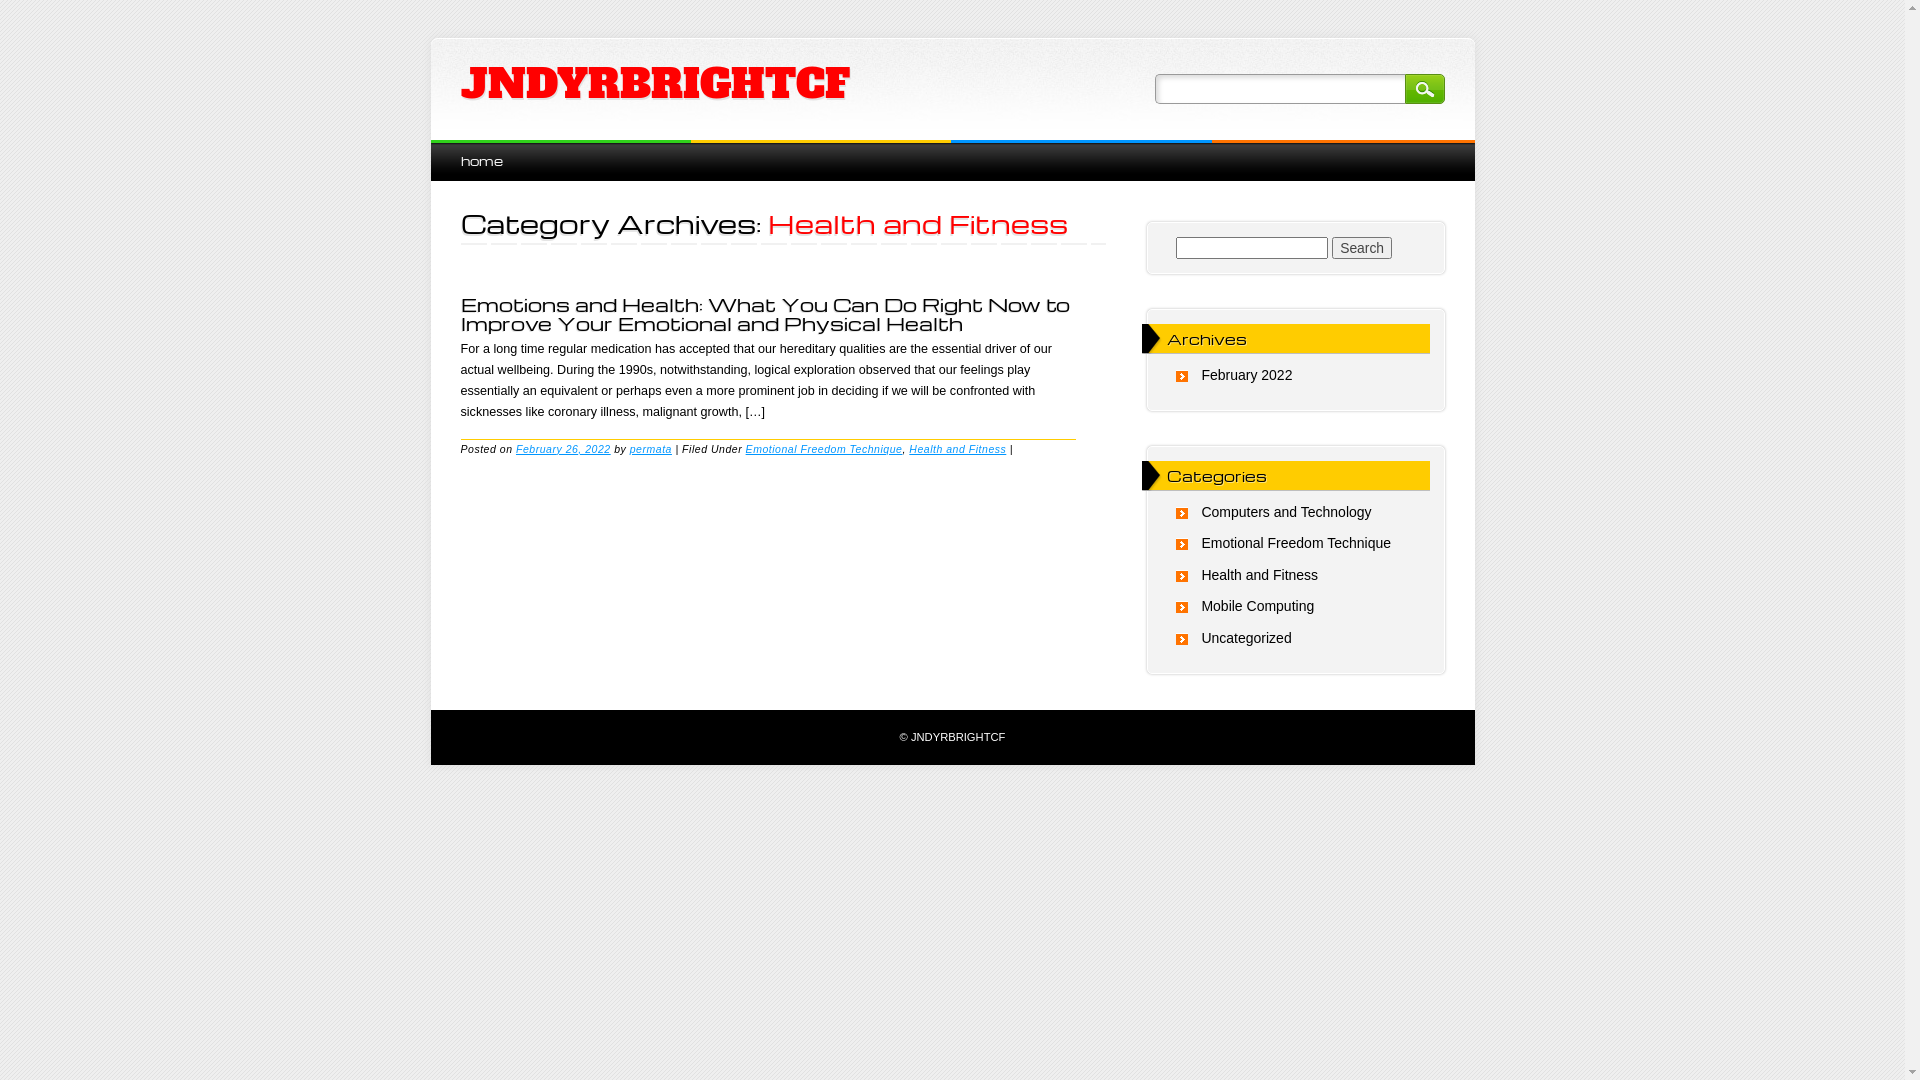  I want to click on 'permata', so click(651, 446).